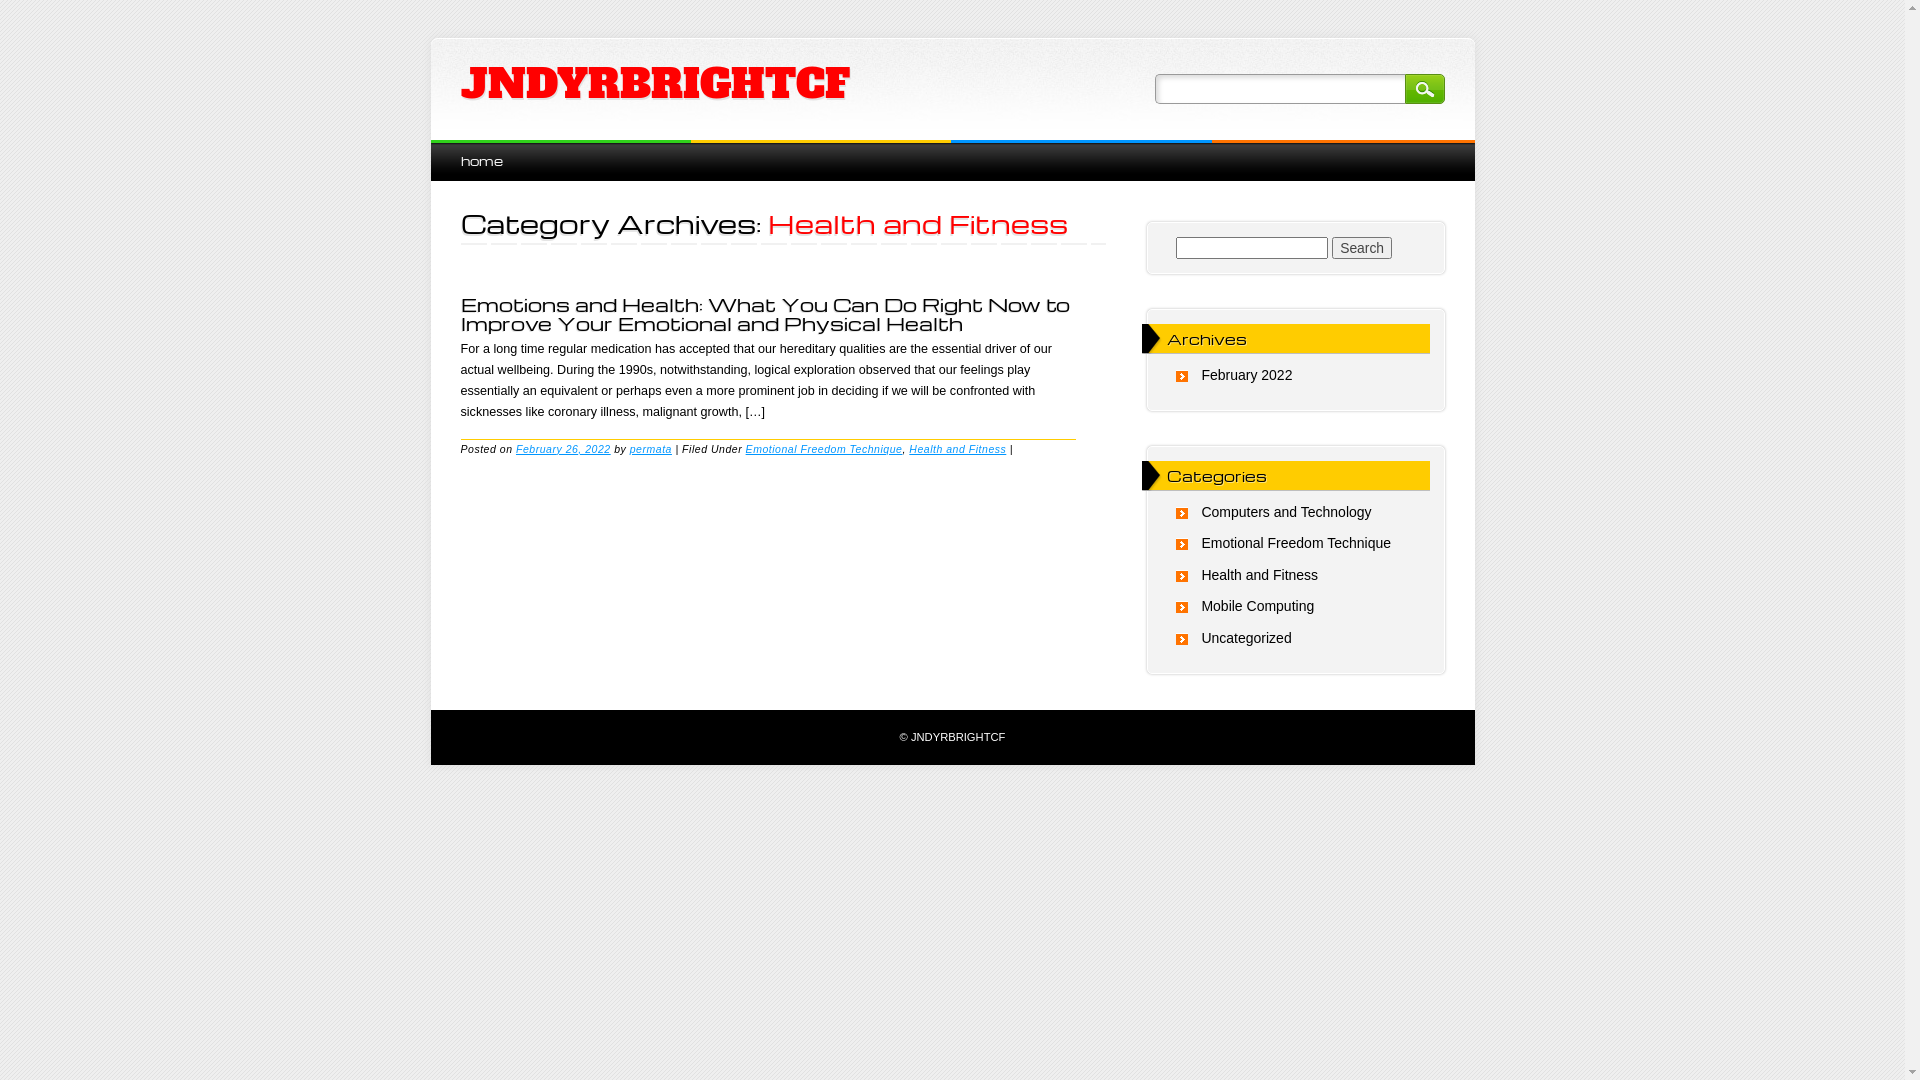  I want to click on 'permata', so click(651, 446).